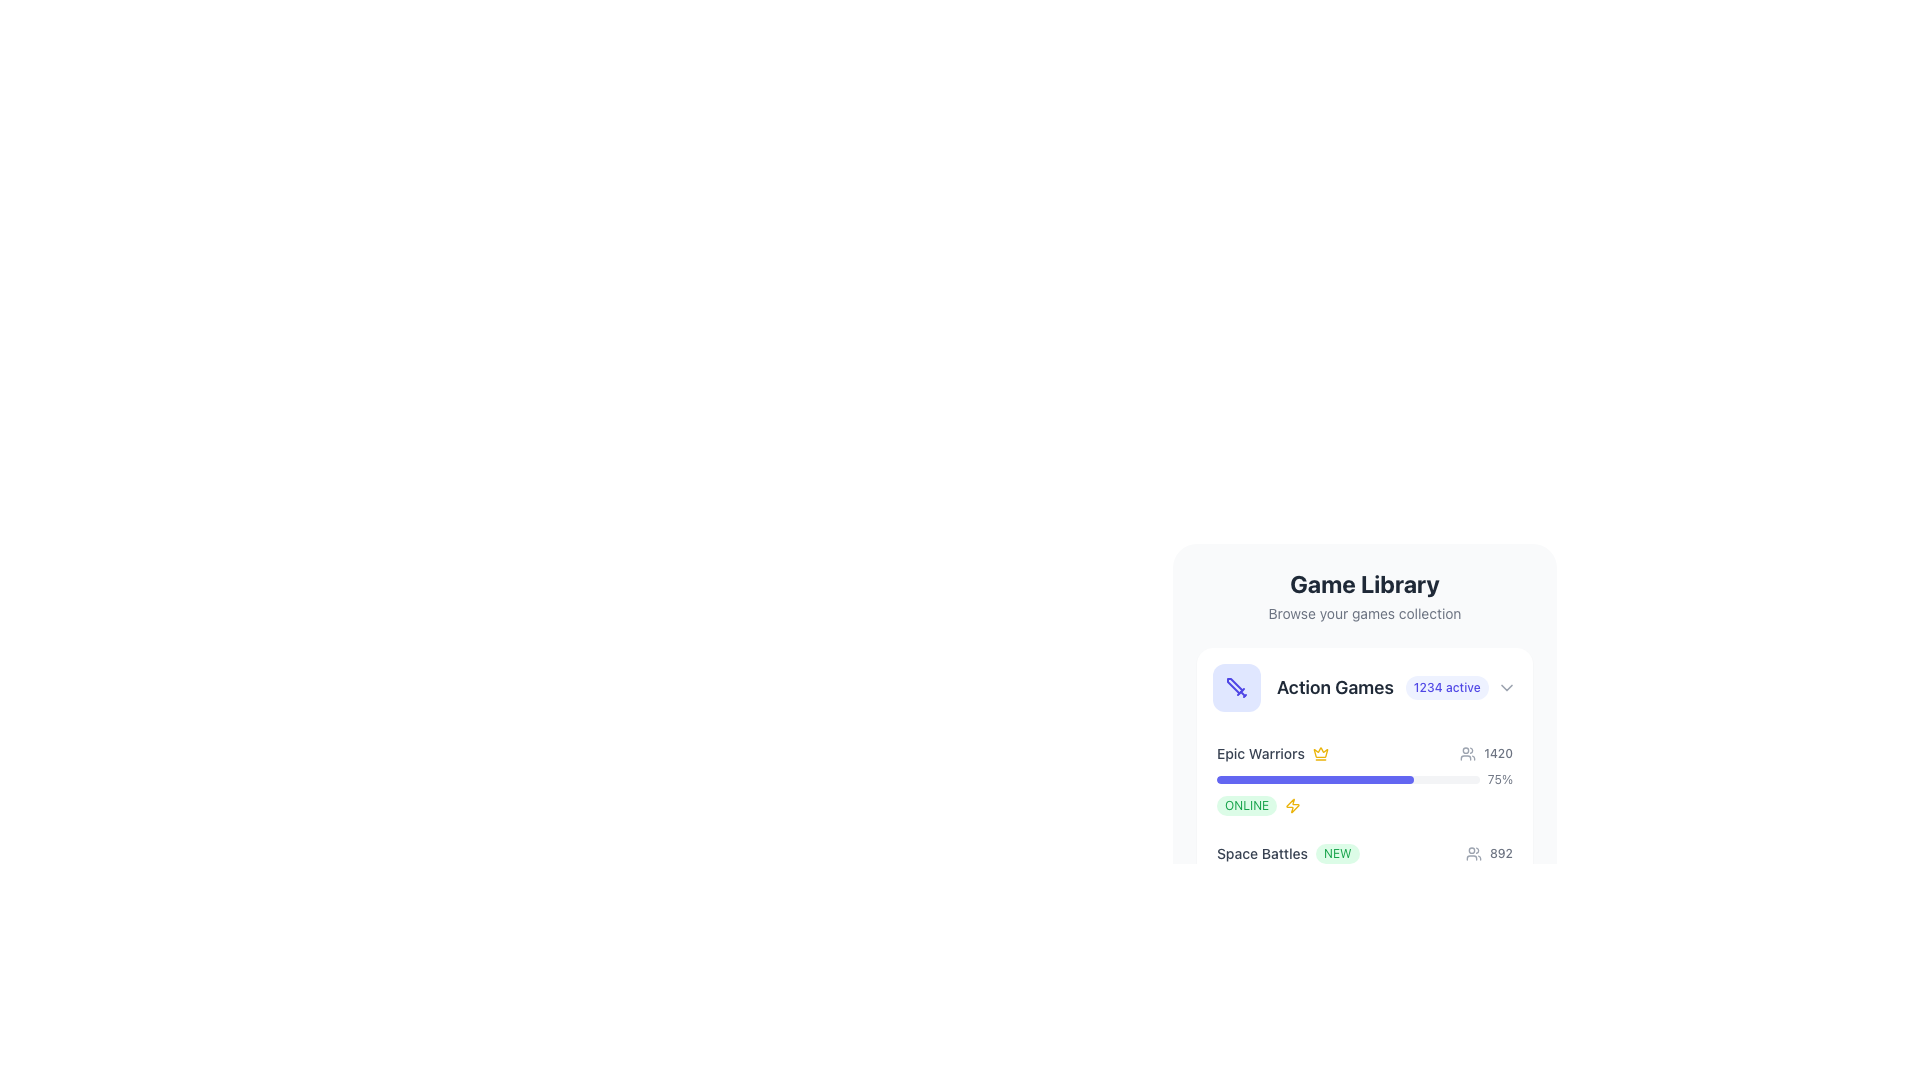 This screenshot has height=1080, width=1920. Describe the element at coordinates (1354, 686) in the screenshot. I see `tab navigation` at that location.